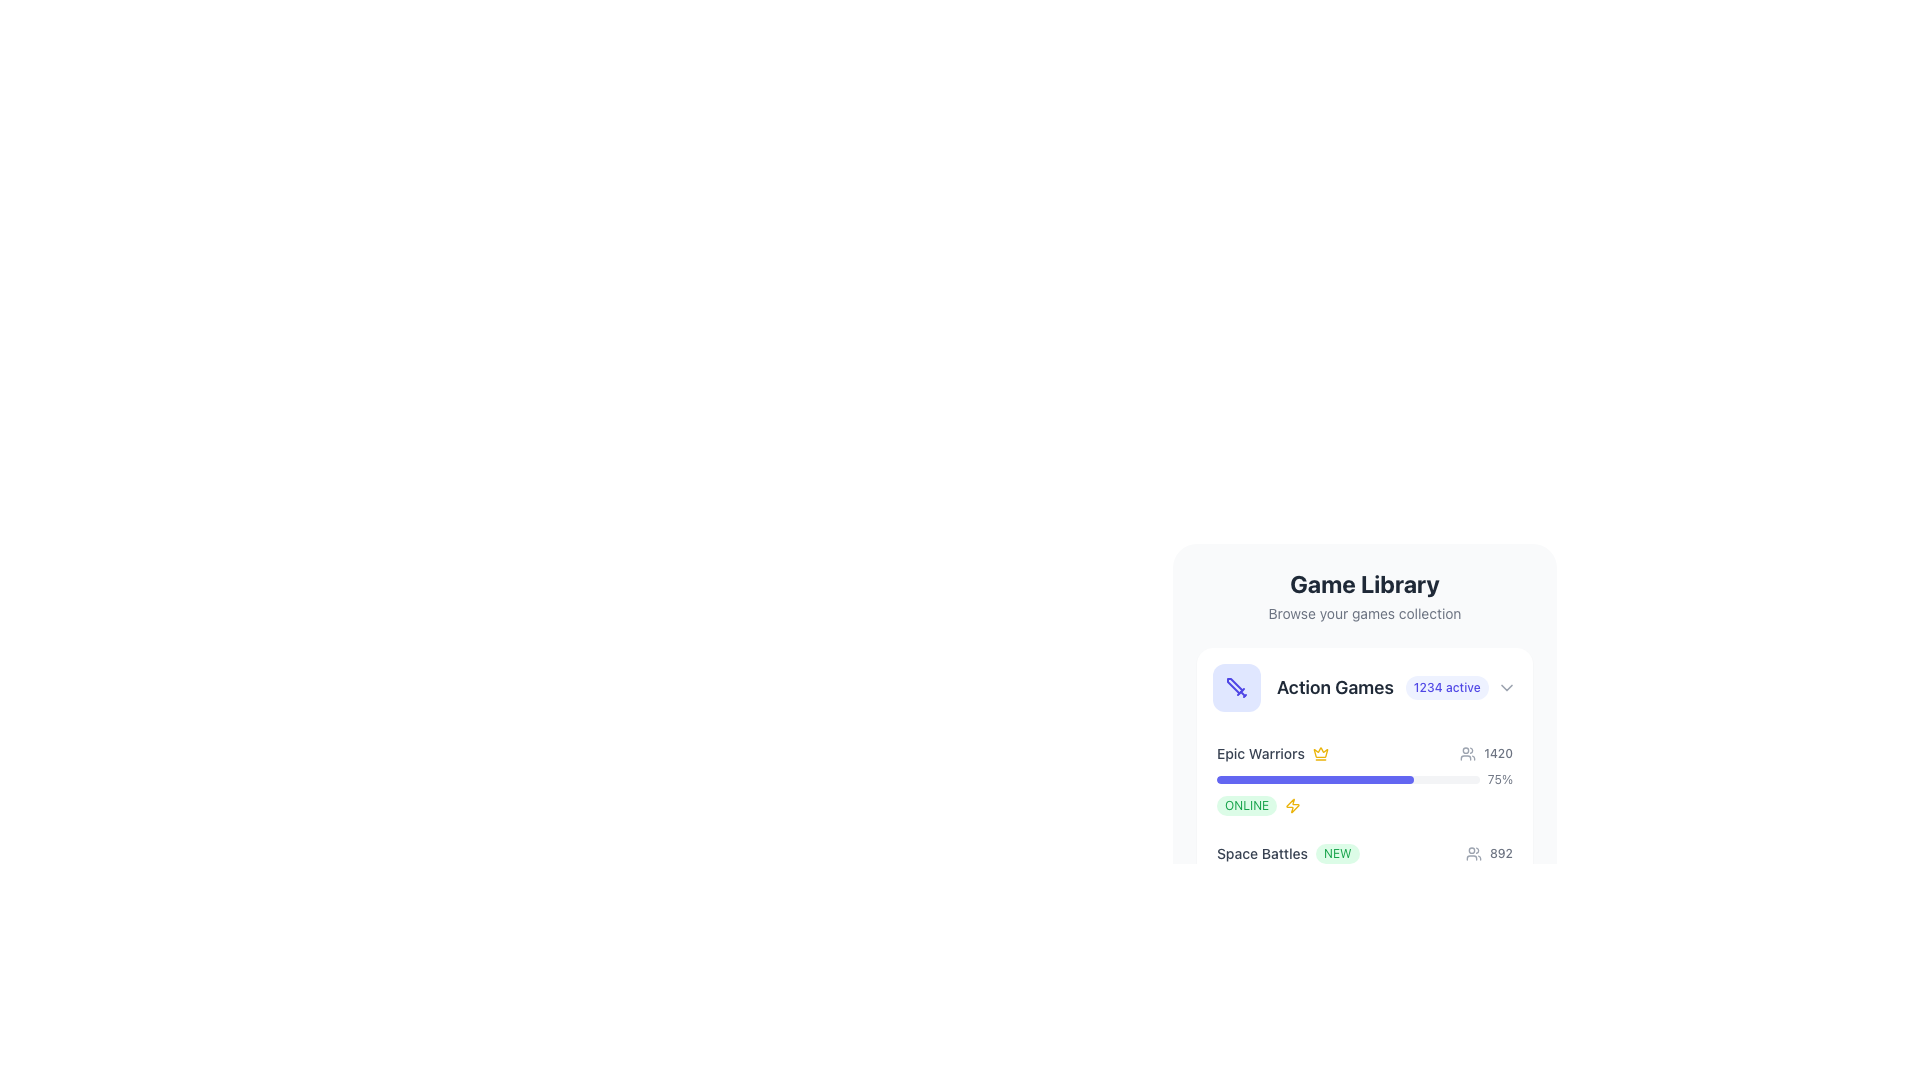 This screenshot has height=1080, width=1920. Describe the element at coordinates (1354, 686) in the screenshot. I see `tab navigation` at that location.